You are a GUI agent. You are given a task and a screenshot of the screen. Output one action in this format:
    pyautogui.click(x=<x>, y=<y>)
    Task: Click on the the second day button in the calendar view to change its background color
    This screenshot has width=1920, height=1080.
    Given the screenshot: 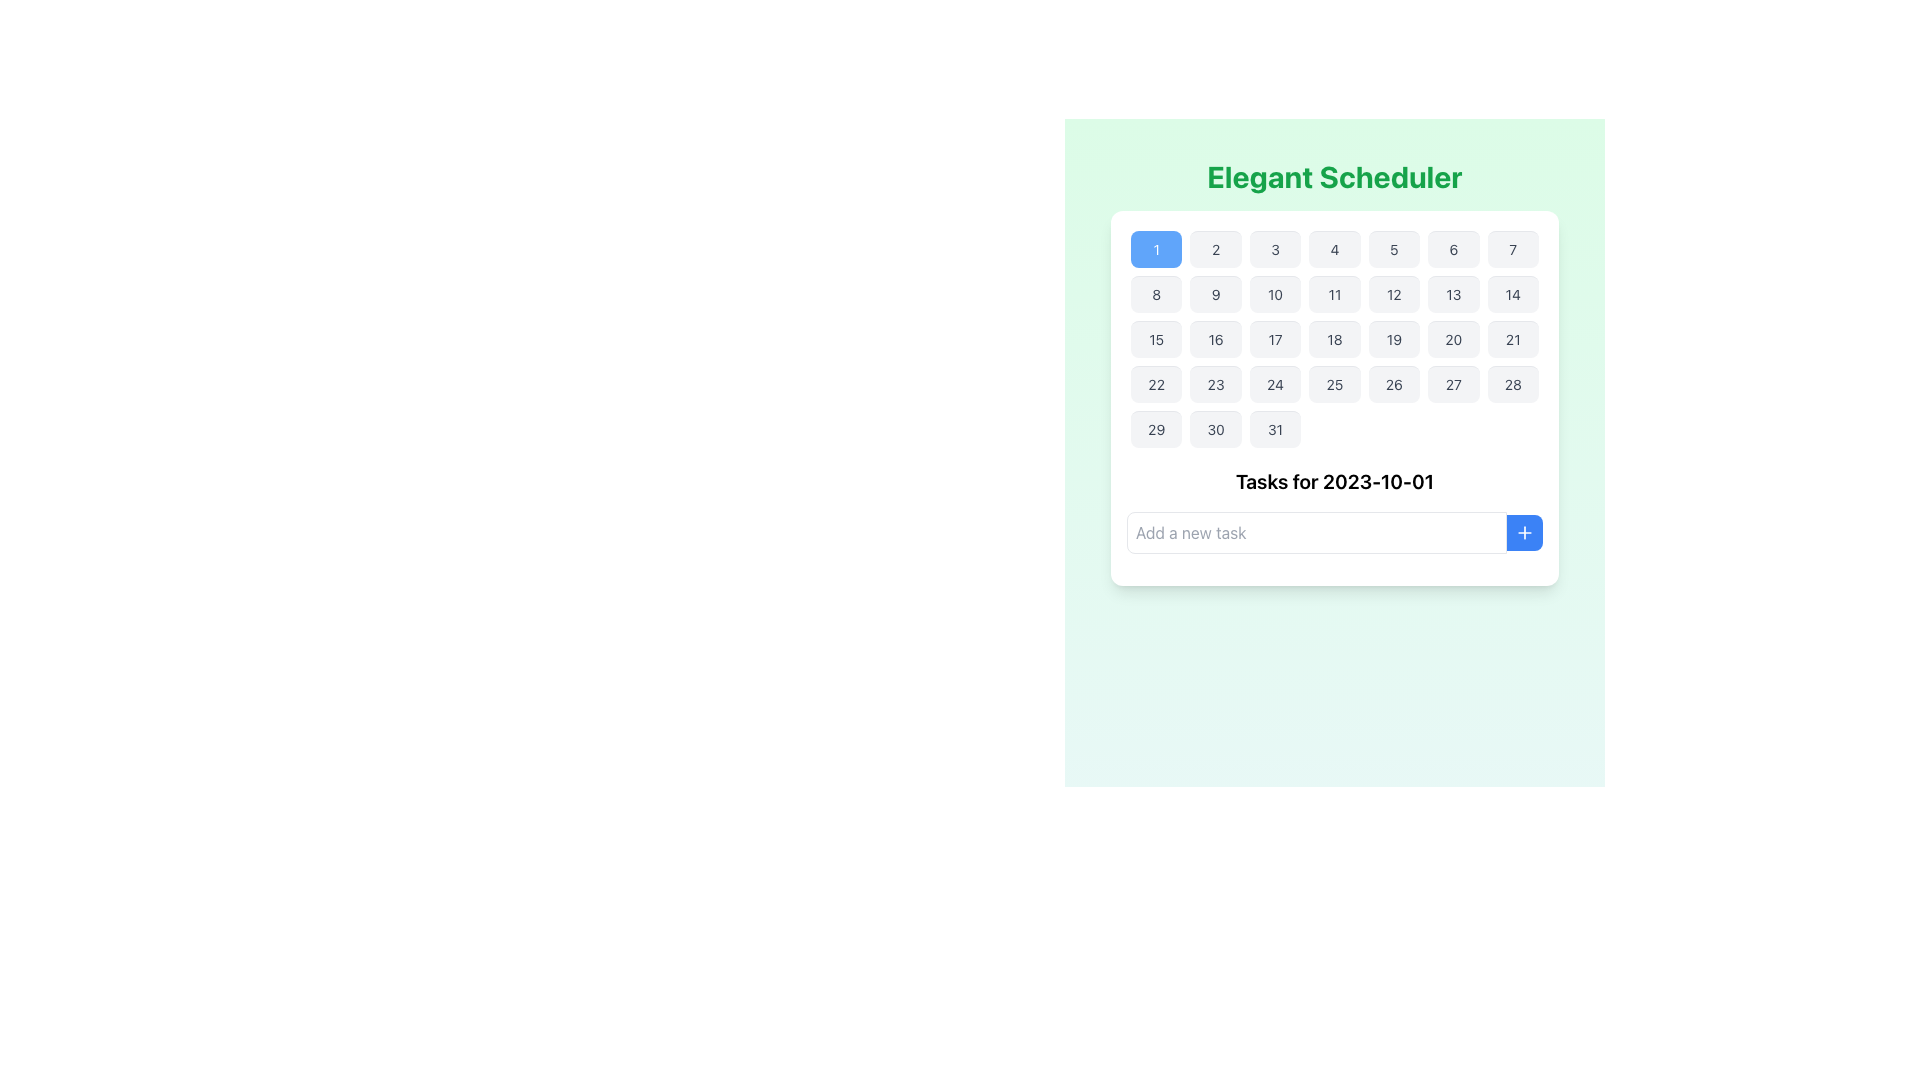 What is the action you would take?
    pyautogui.click(x=1215, y=248)
    